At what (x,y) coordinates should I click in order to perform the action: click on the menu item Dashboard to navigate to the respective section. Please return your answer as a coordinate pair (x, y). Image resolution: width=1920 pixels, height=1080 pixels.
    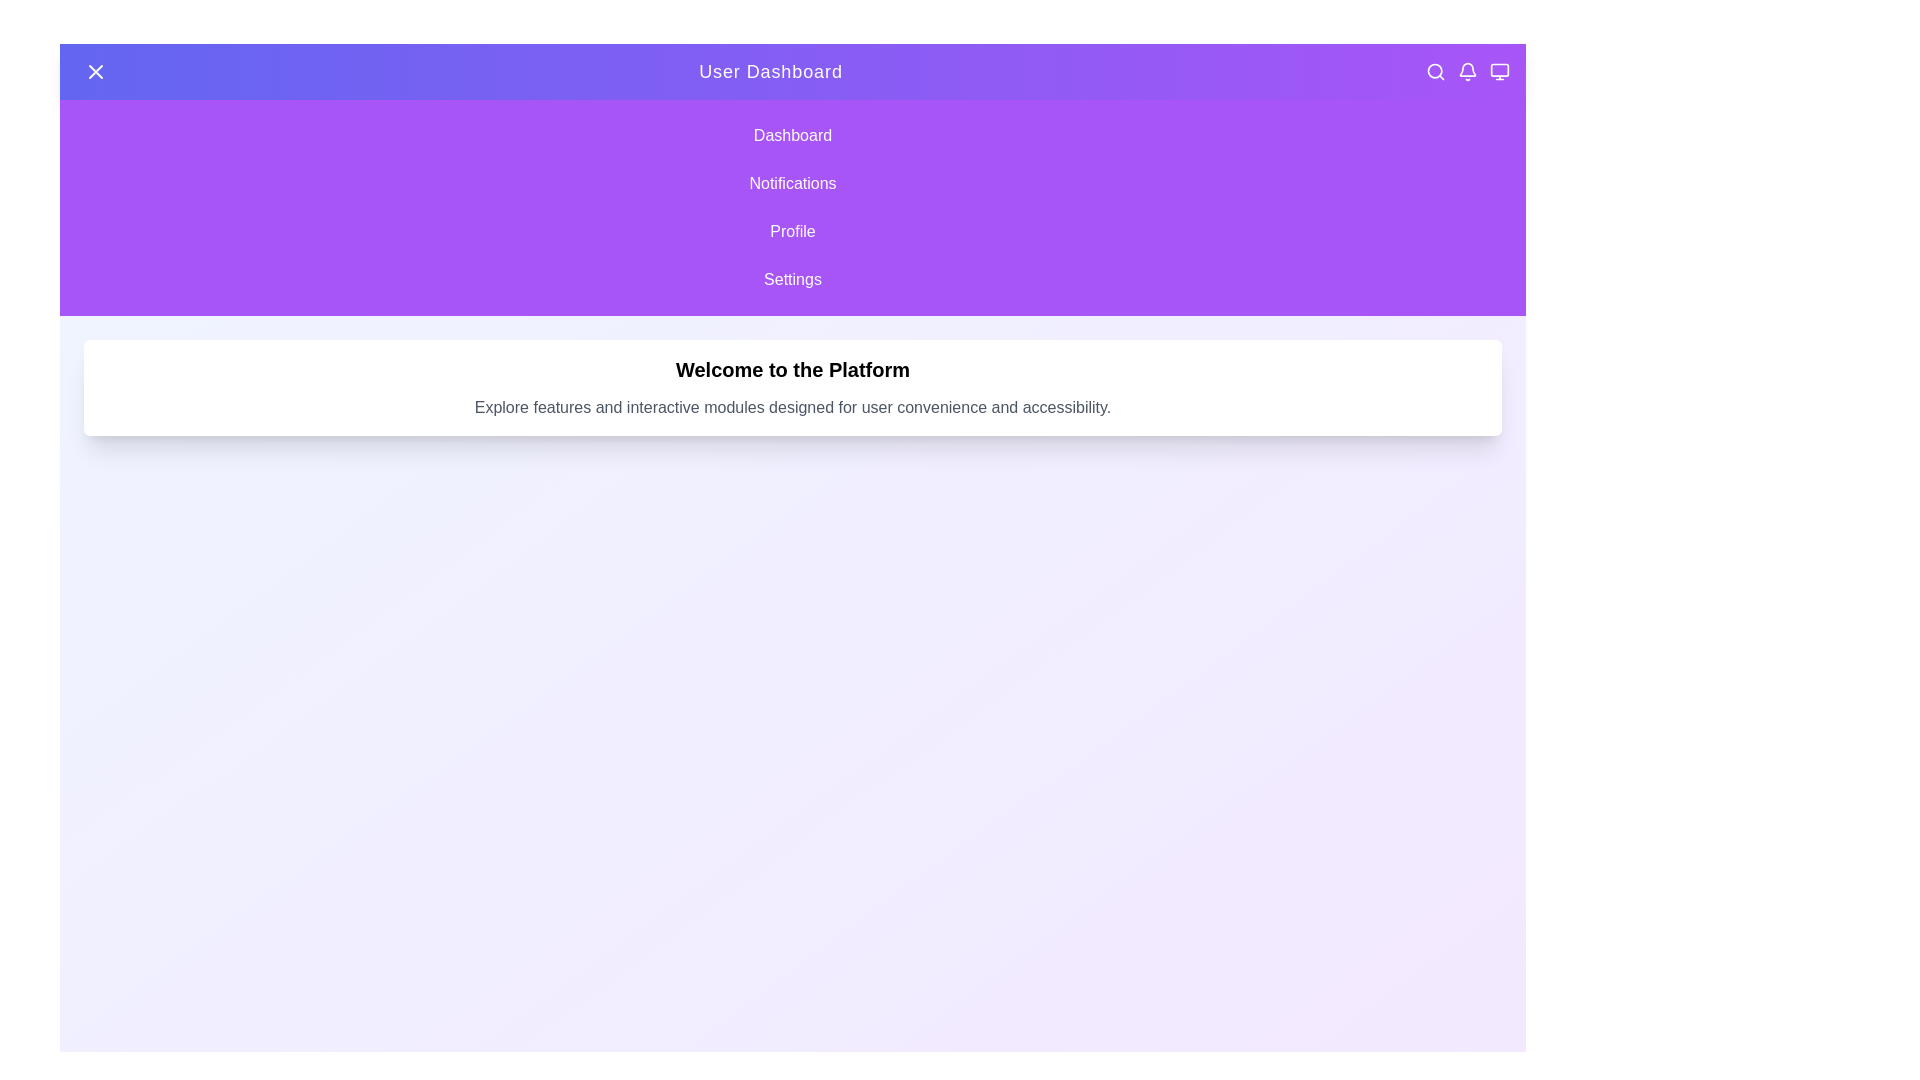
    Looking at the image, I should click on (791, 135).